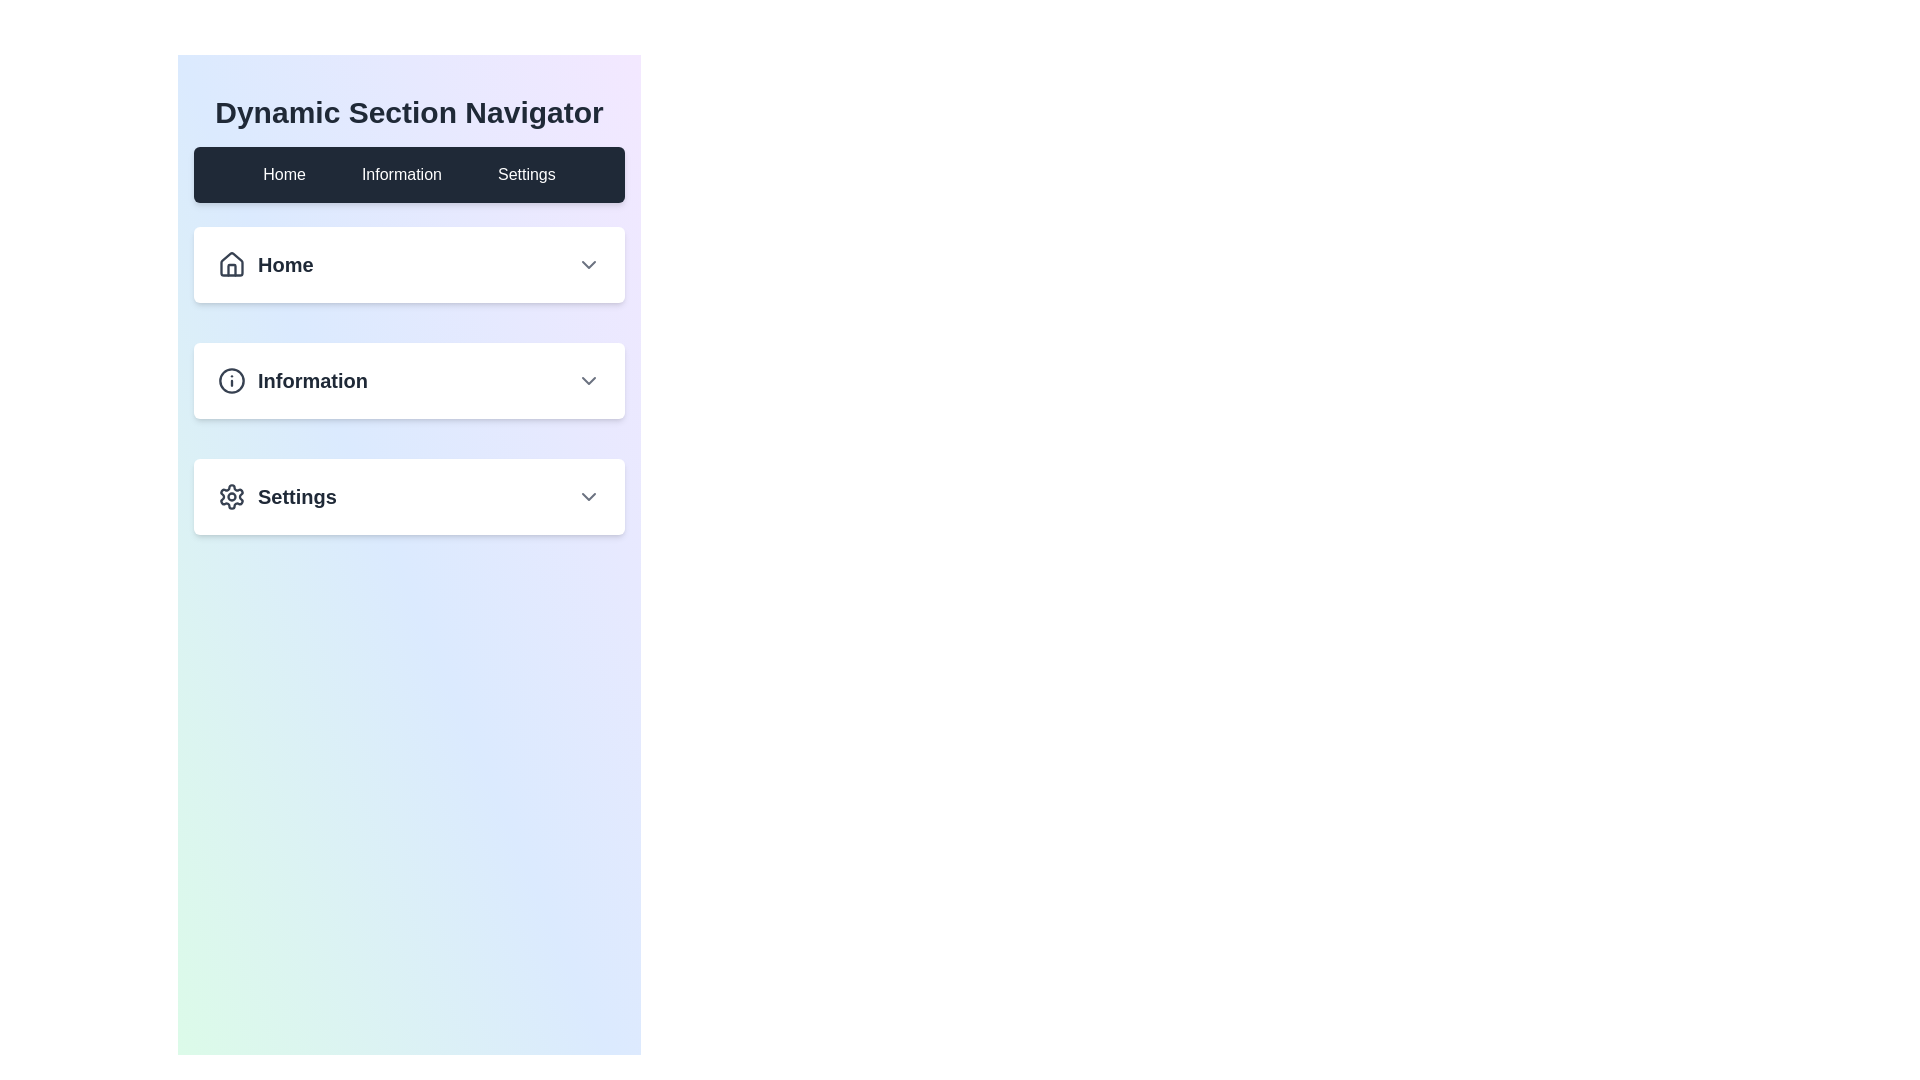 Image resolution: width=1920 pixels, height=1080 pixels. What do you see at coordinates (526, 173) in the screenshot?
I see `the 'Settings' navigational tab, which is the third tab in a horizontal navigation bar` at bounding box center [526, 173].